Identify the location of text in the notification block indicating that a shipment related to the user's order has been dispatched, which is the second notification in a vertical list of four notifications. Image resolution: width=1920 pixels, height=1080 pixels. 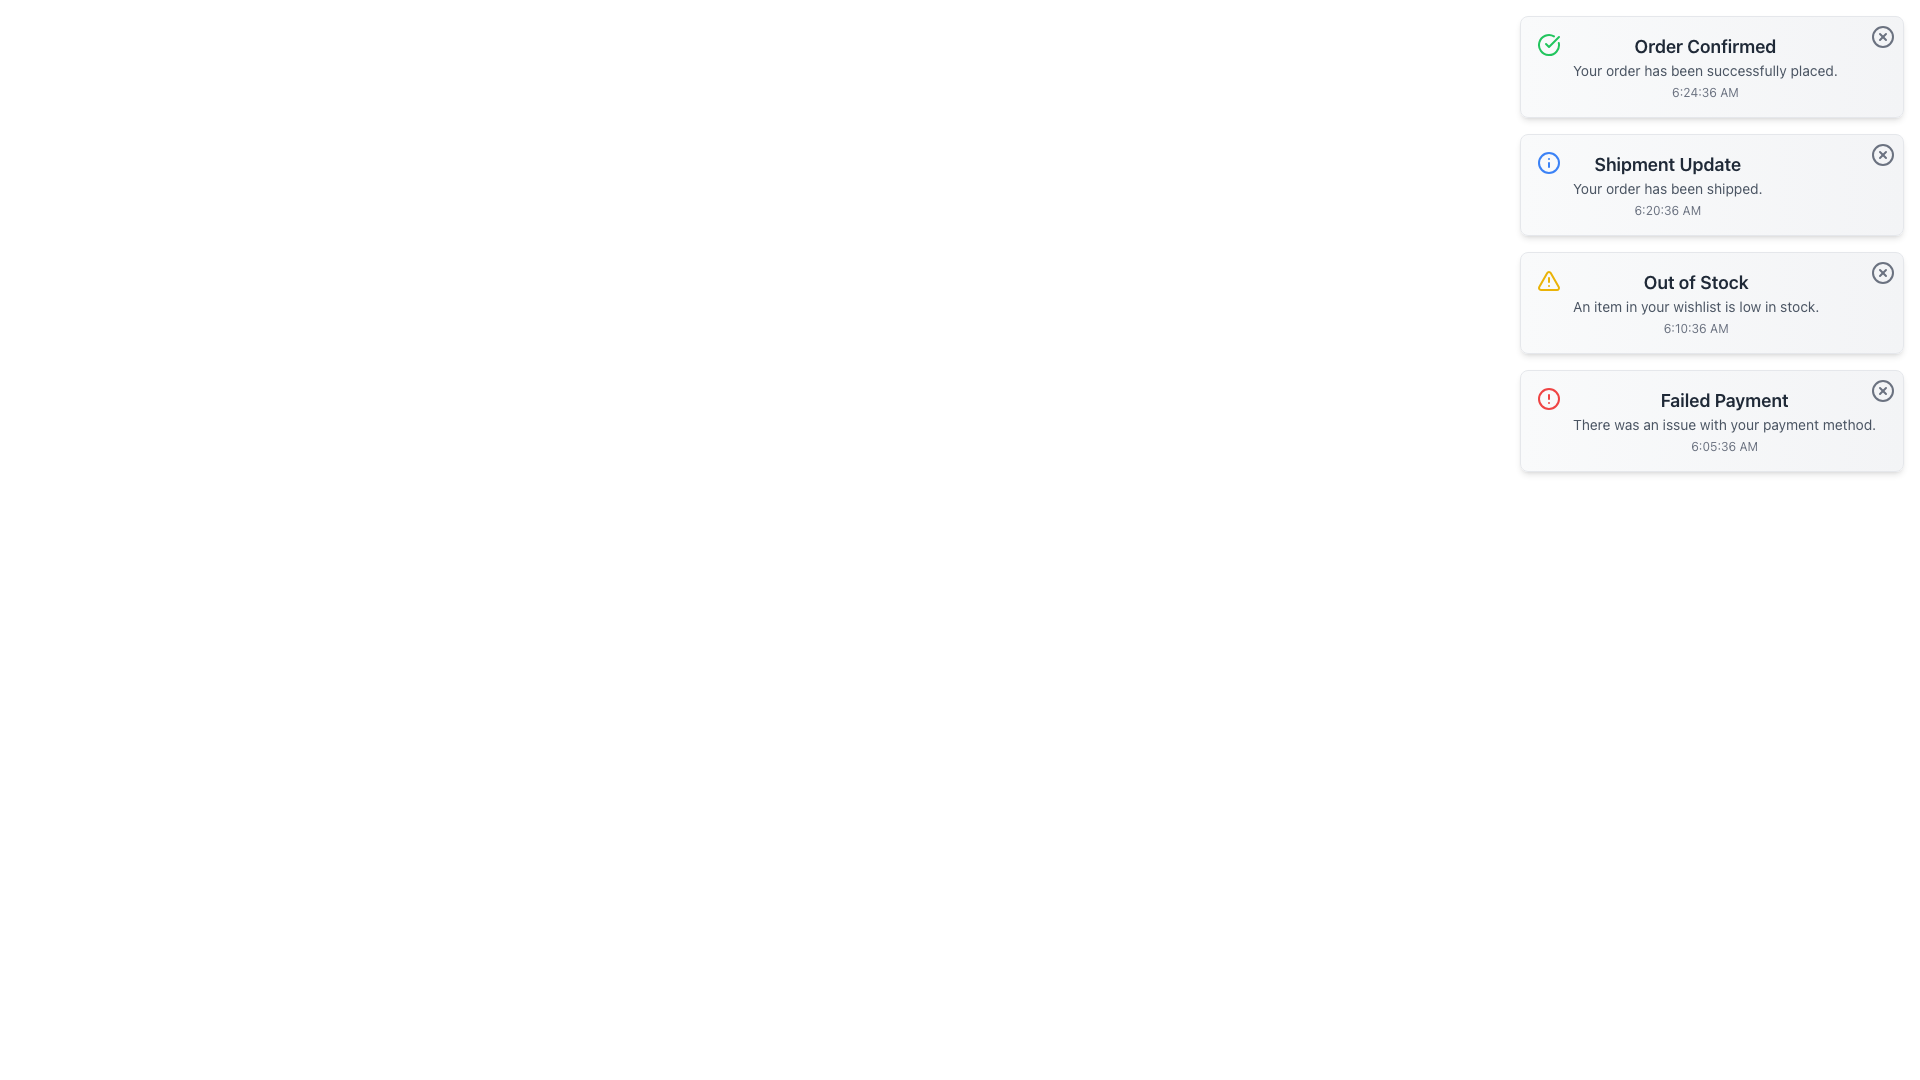
(1667, 185).